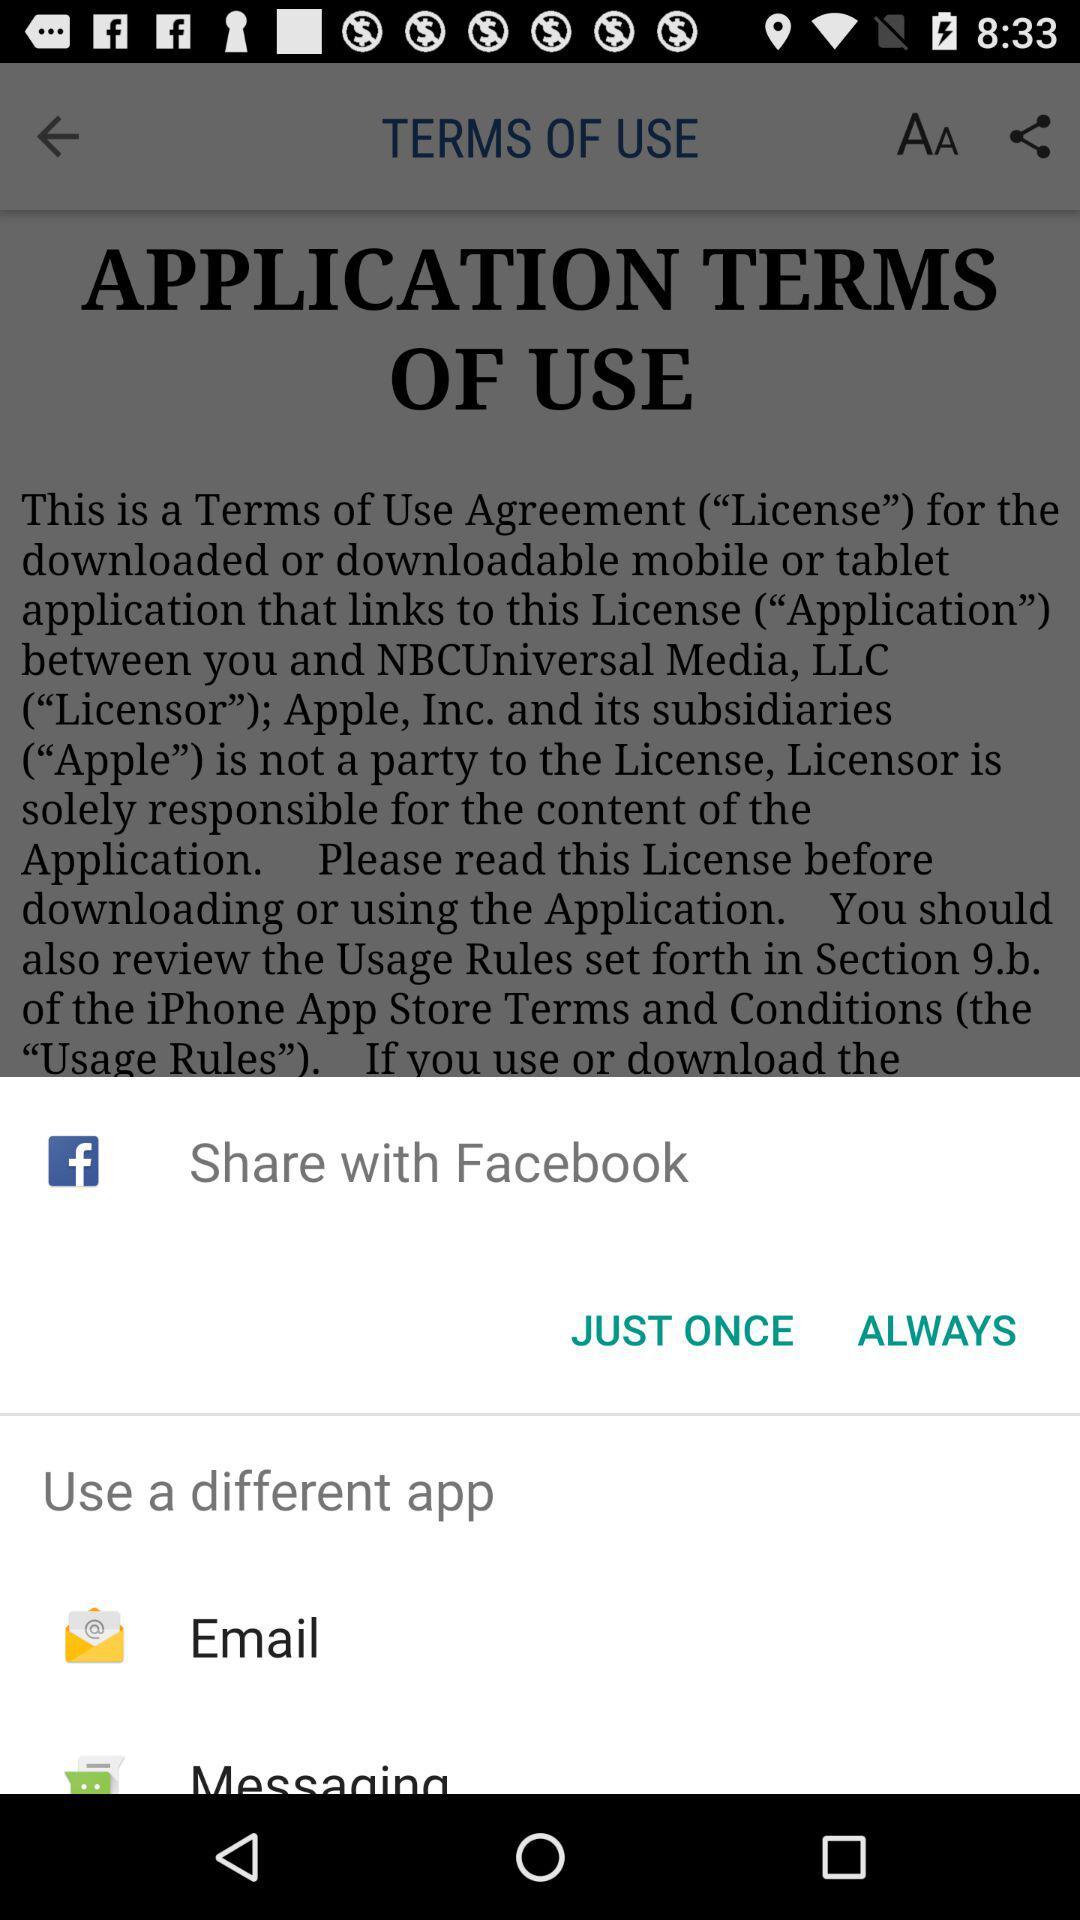 The height and width of the screenshot is (1920, 1080). What do you see at coordinates (937, 1329) in the screenshot?
I see `icon at the bottom right corner` at bounding box center [937, 1329].